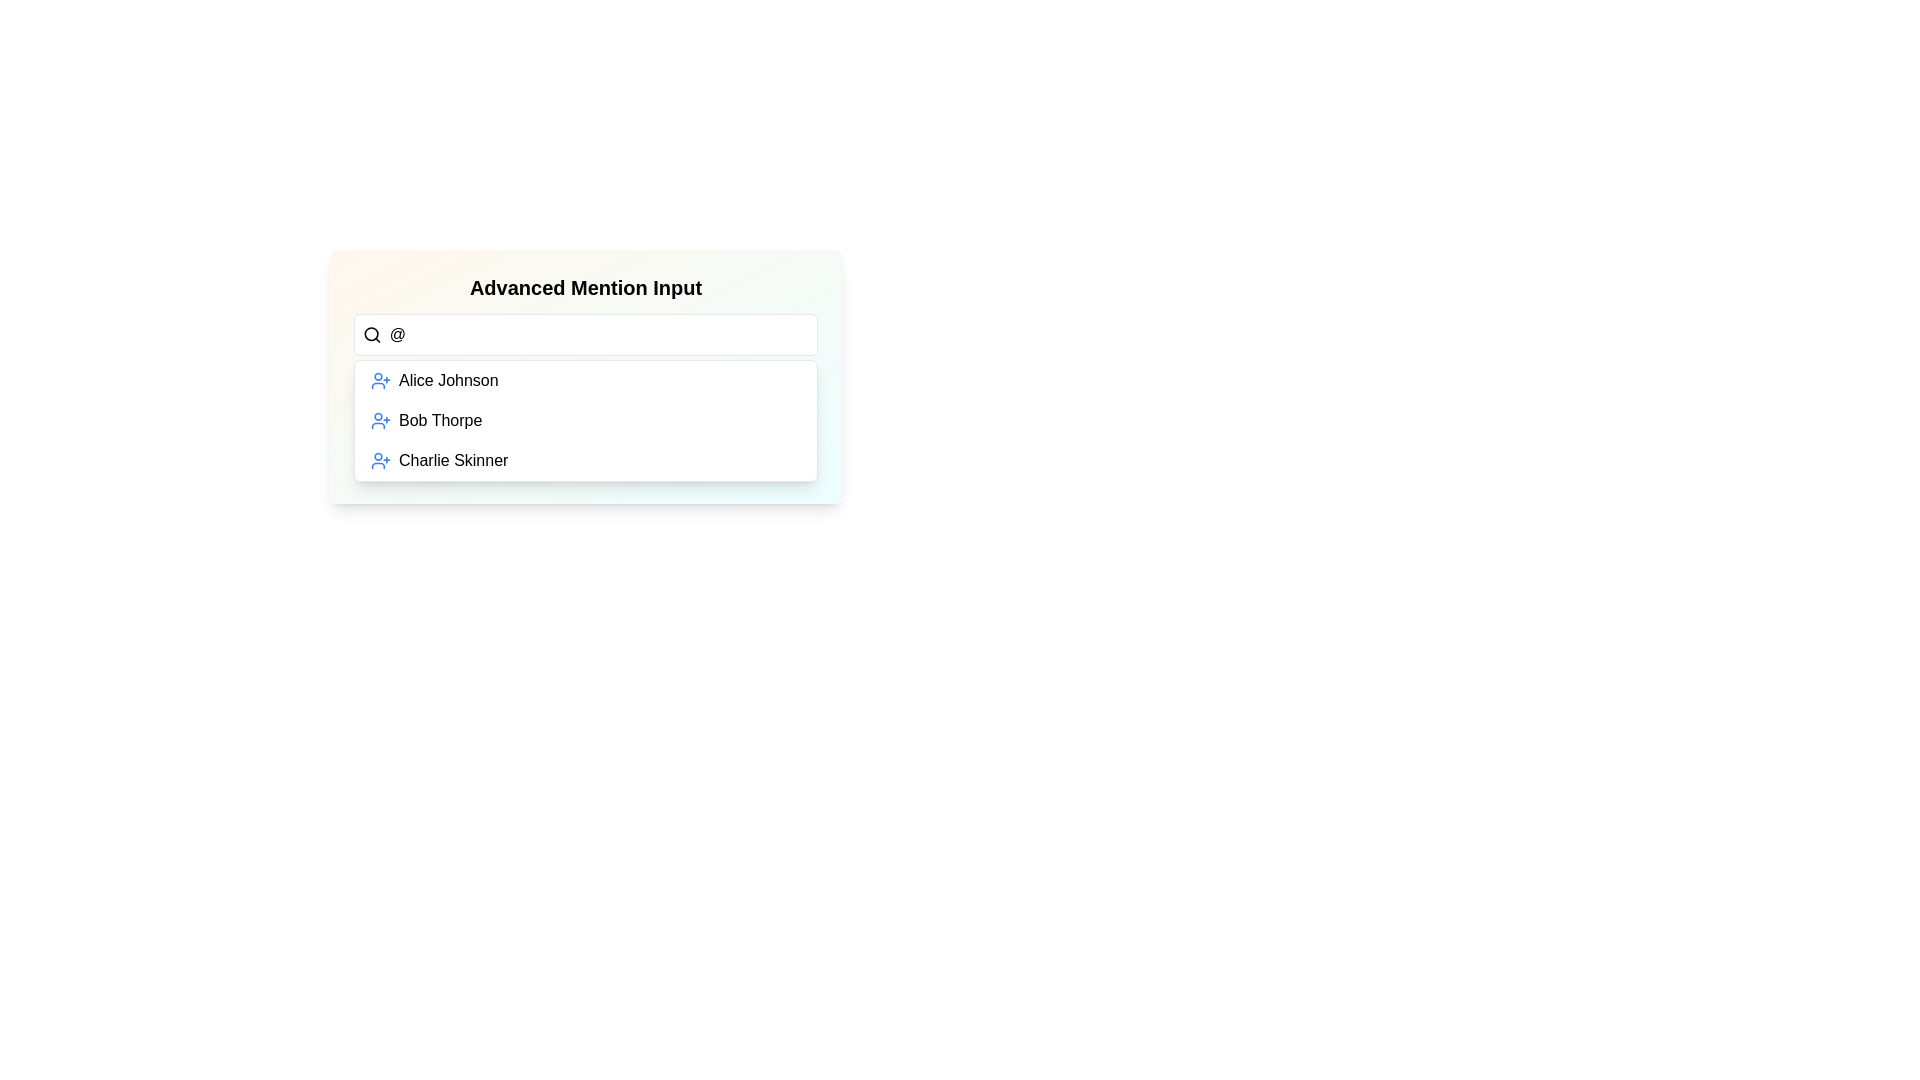 The height and width of the screenshot is (1080, 1920). Describe the element at coordinates (380, 419) in the screenshot. I see `the blue icon of a stylized person with a plus sign next to the text 'Bob Thorpe' in the user selection list` at that location.